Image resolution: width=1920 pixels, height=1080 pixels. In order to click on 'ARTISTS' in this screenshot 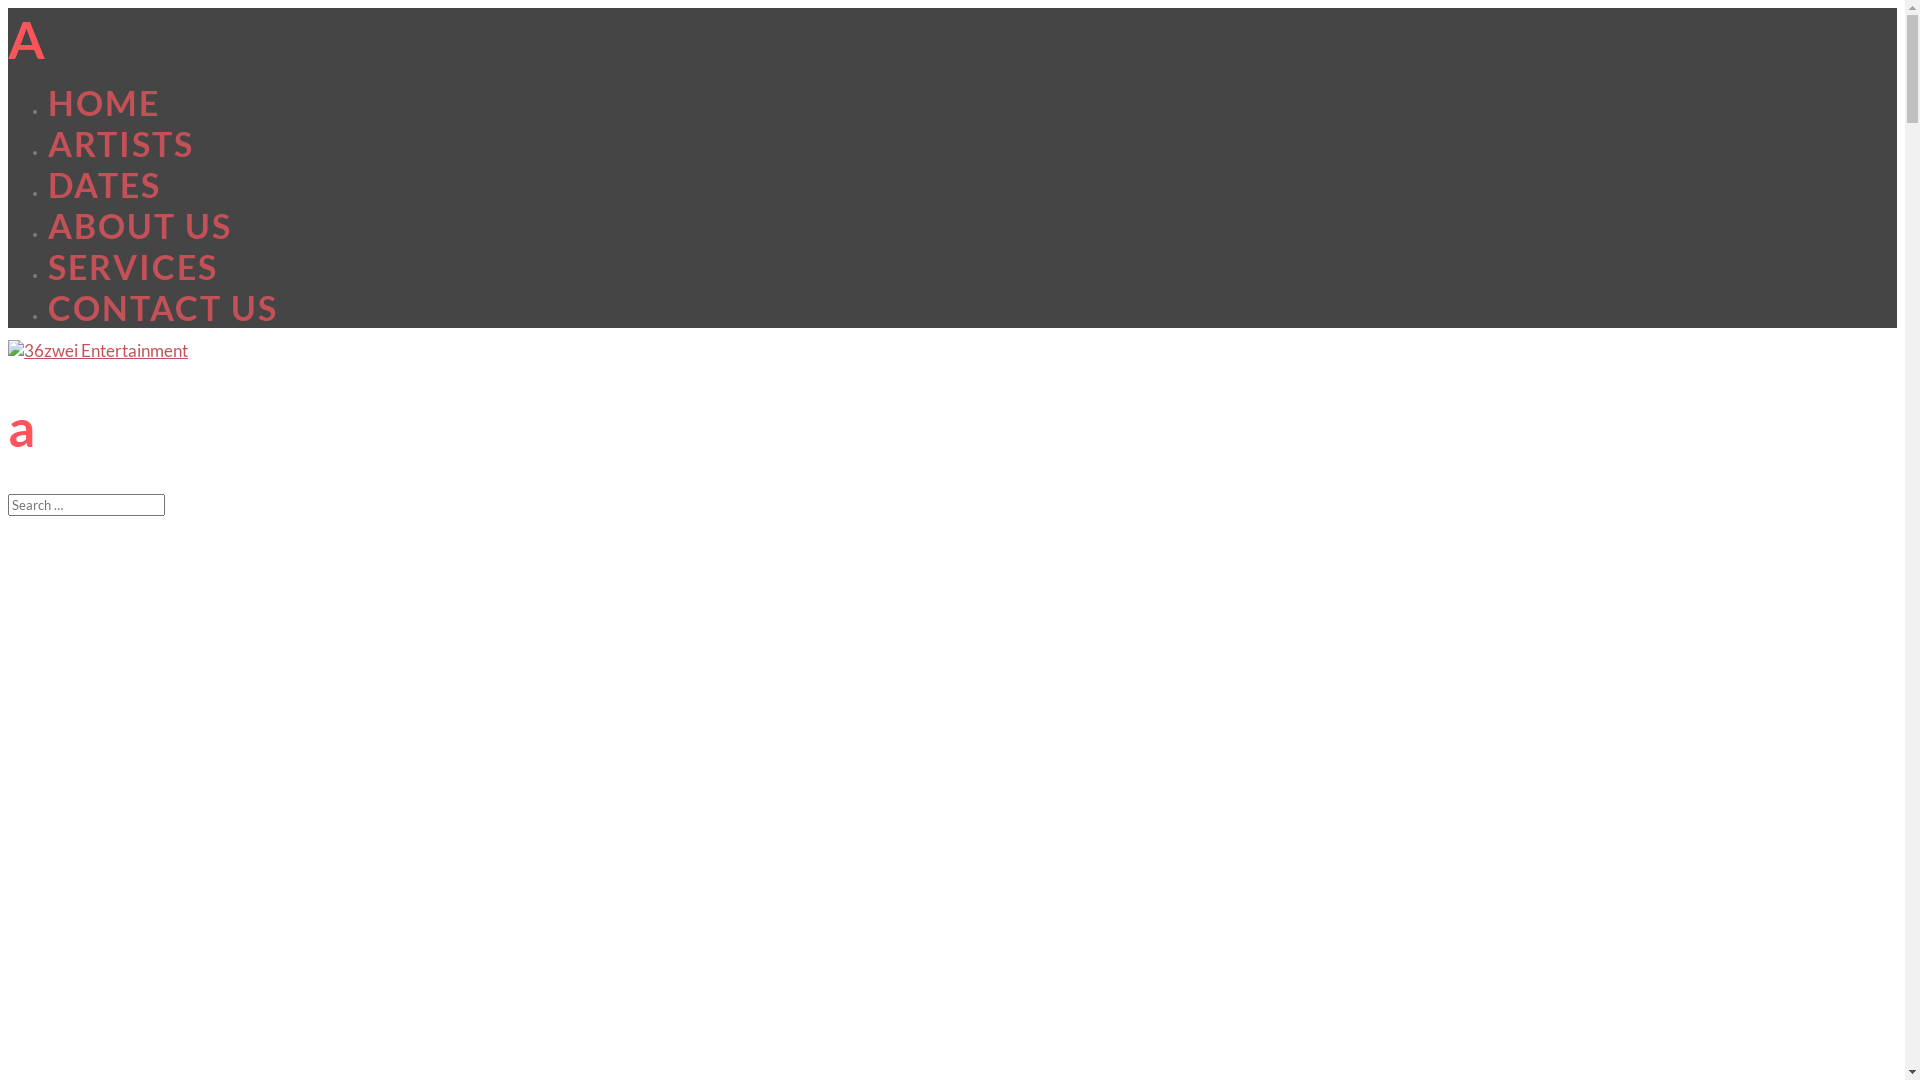, I will do `click(119, 142)`.